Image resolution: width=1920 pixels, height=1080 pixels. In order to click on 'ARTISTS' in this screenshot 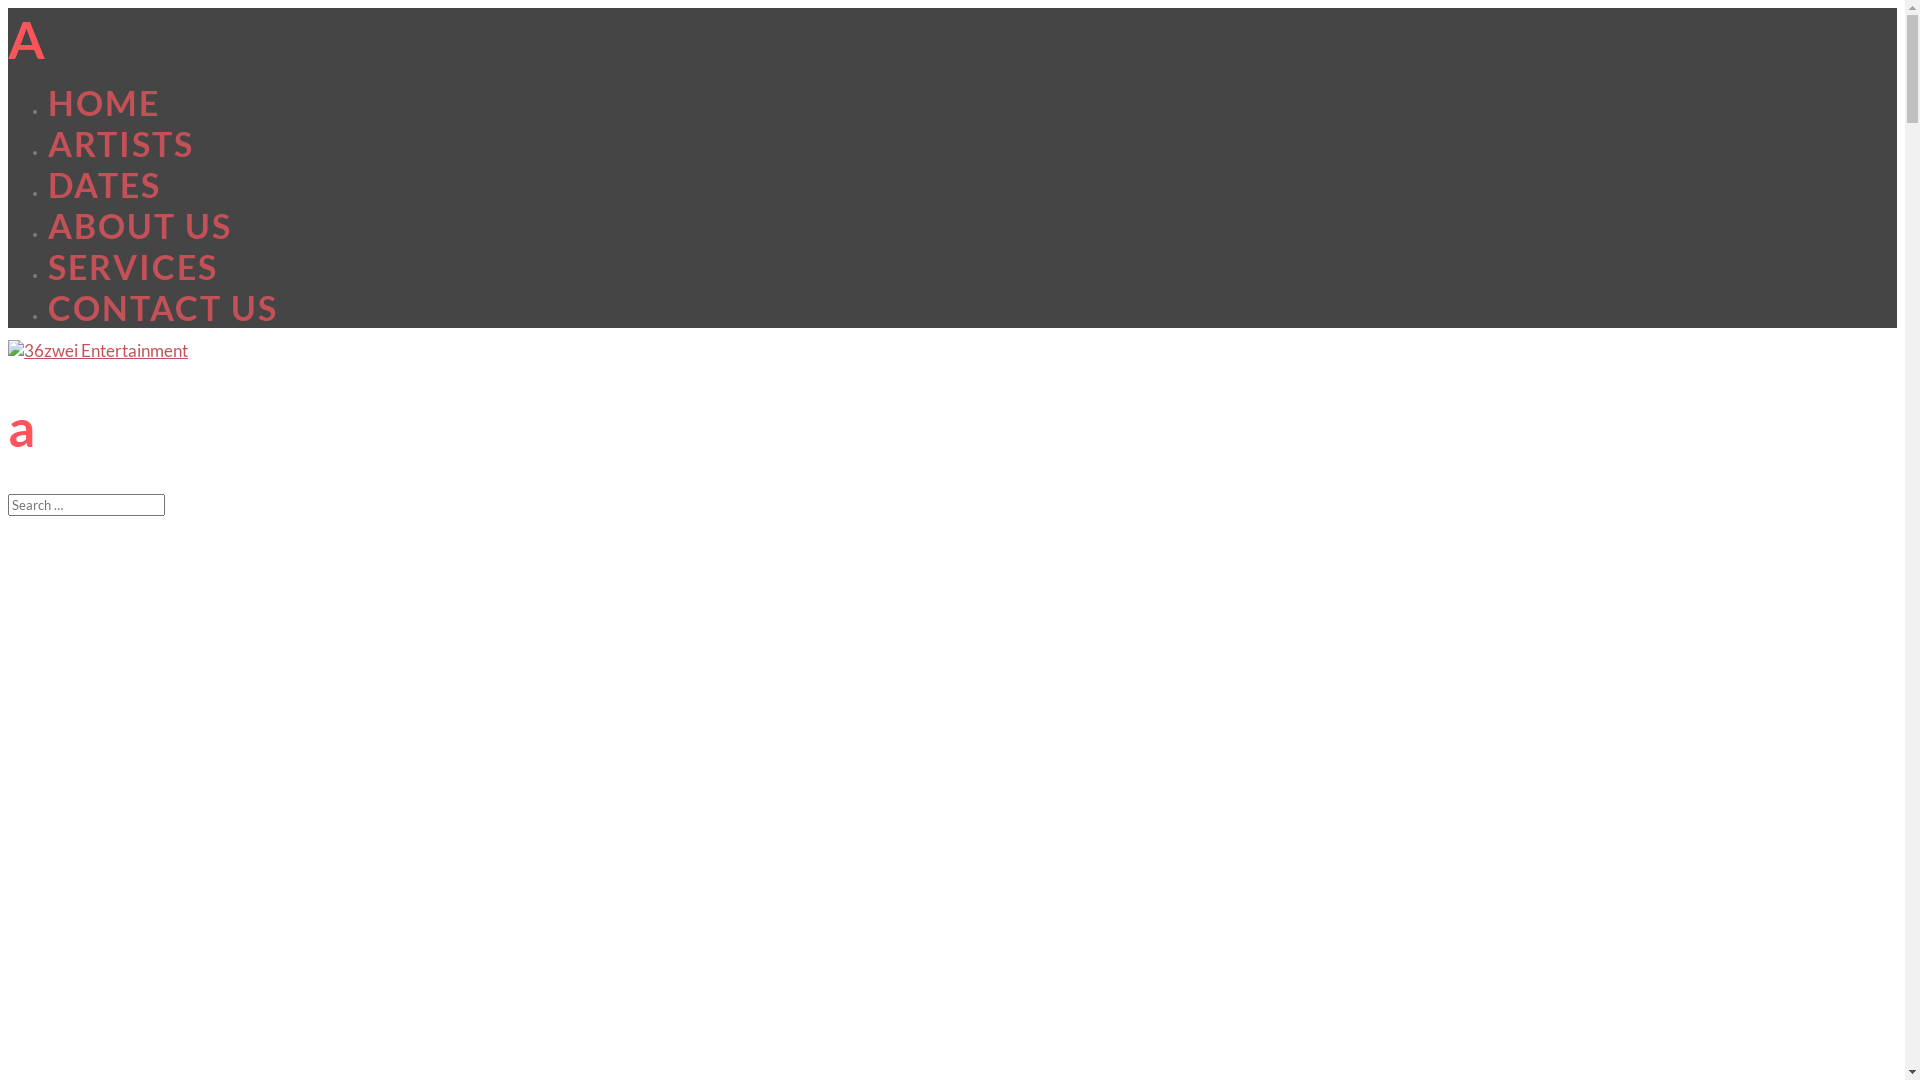, I will do `click(119, 142)`.